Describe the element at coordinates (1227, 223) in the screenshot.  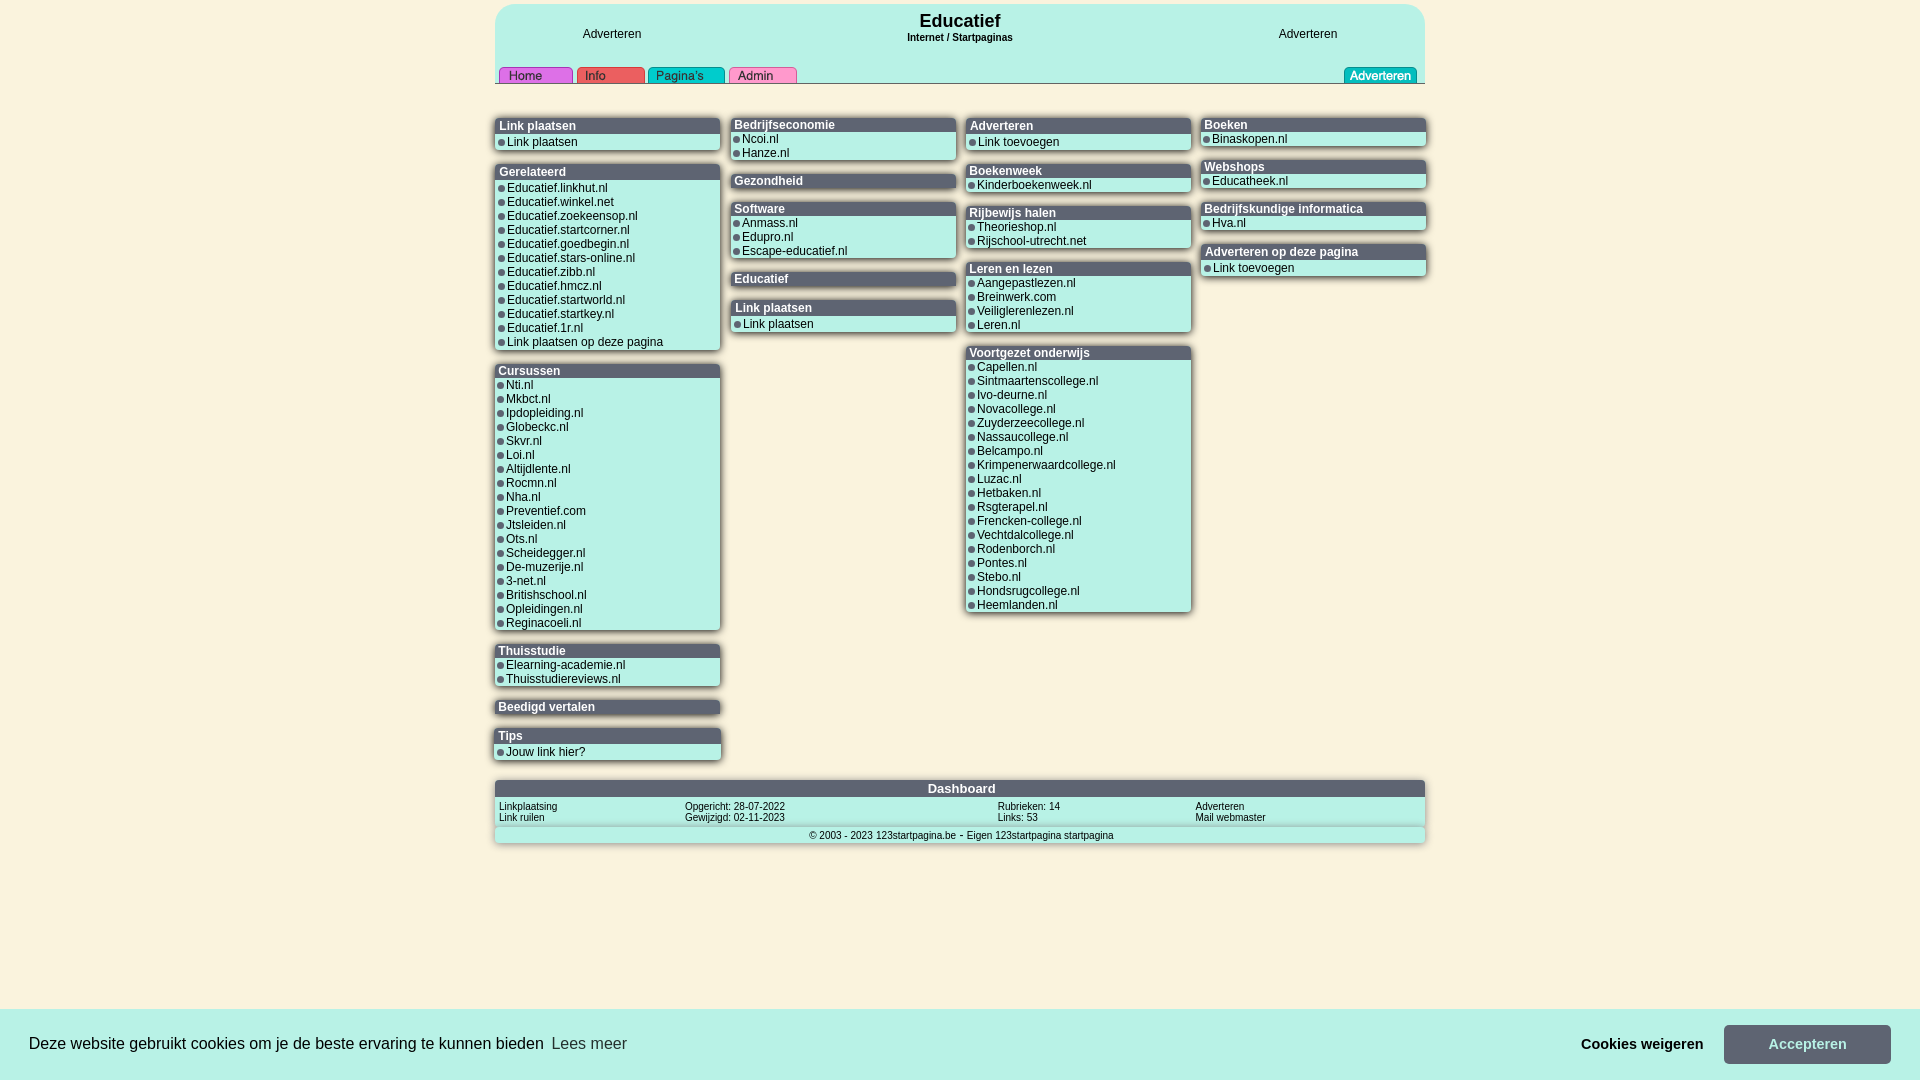
I see `'Hva.nl'` at that location.